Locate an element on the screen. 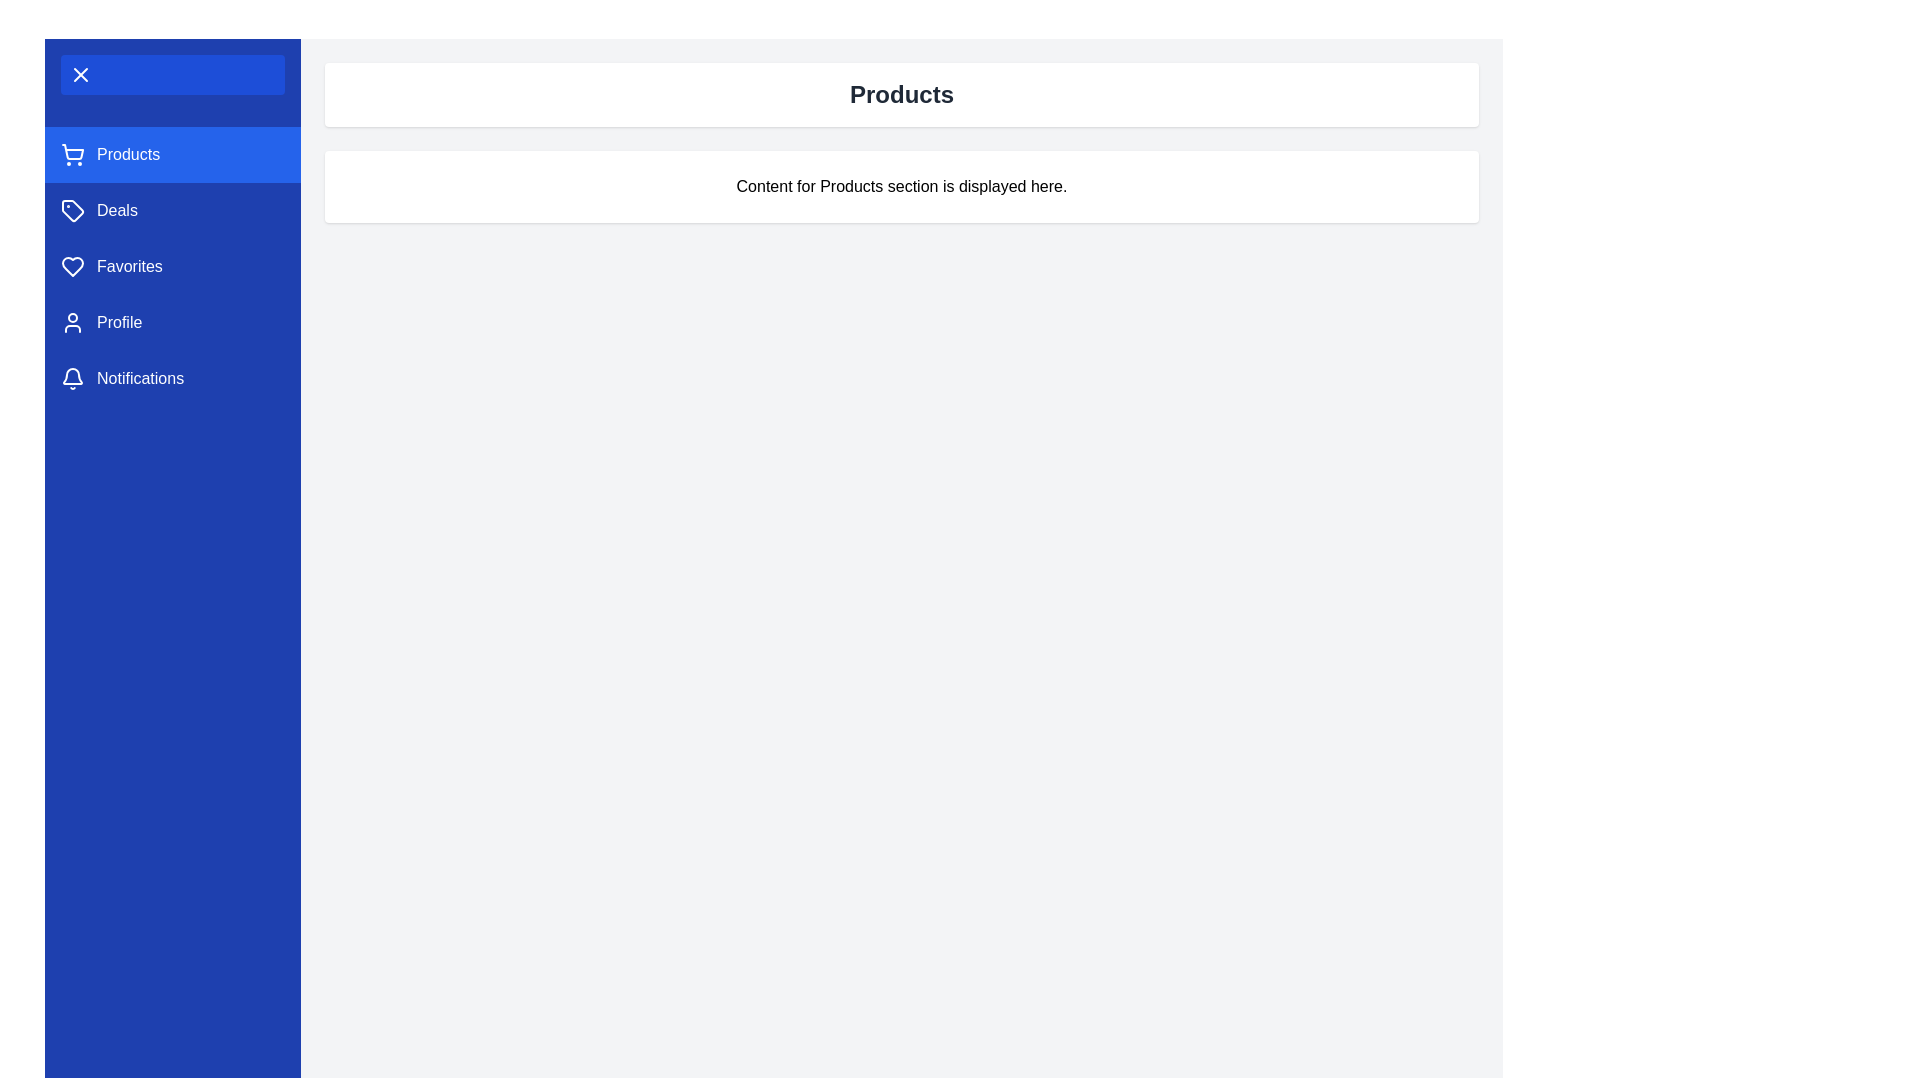  text in the header section that contains the bolded word 'Products', which is located at the top of the main content area, centered horizontally and vertically is located at coordinates (901, 95).